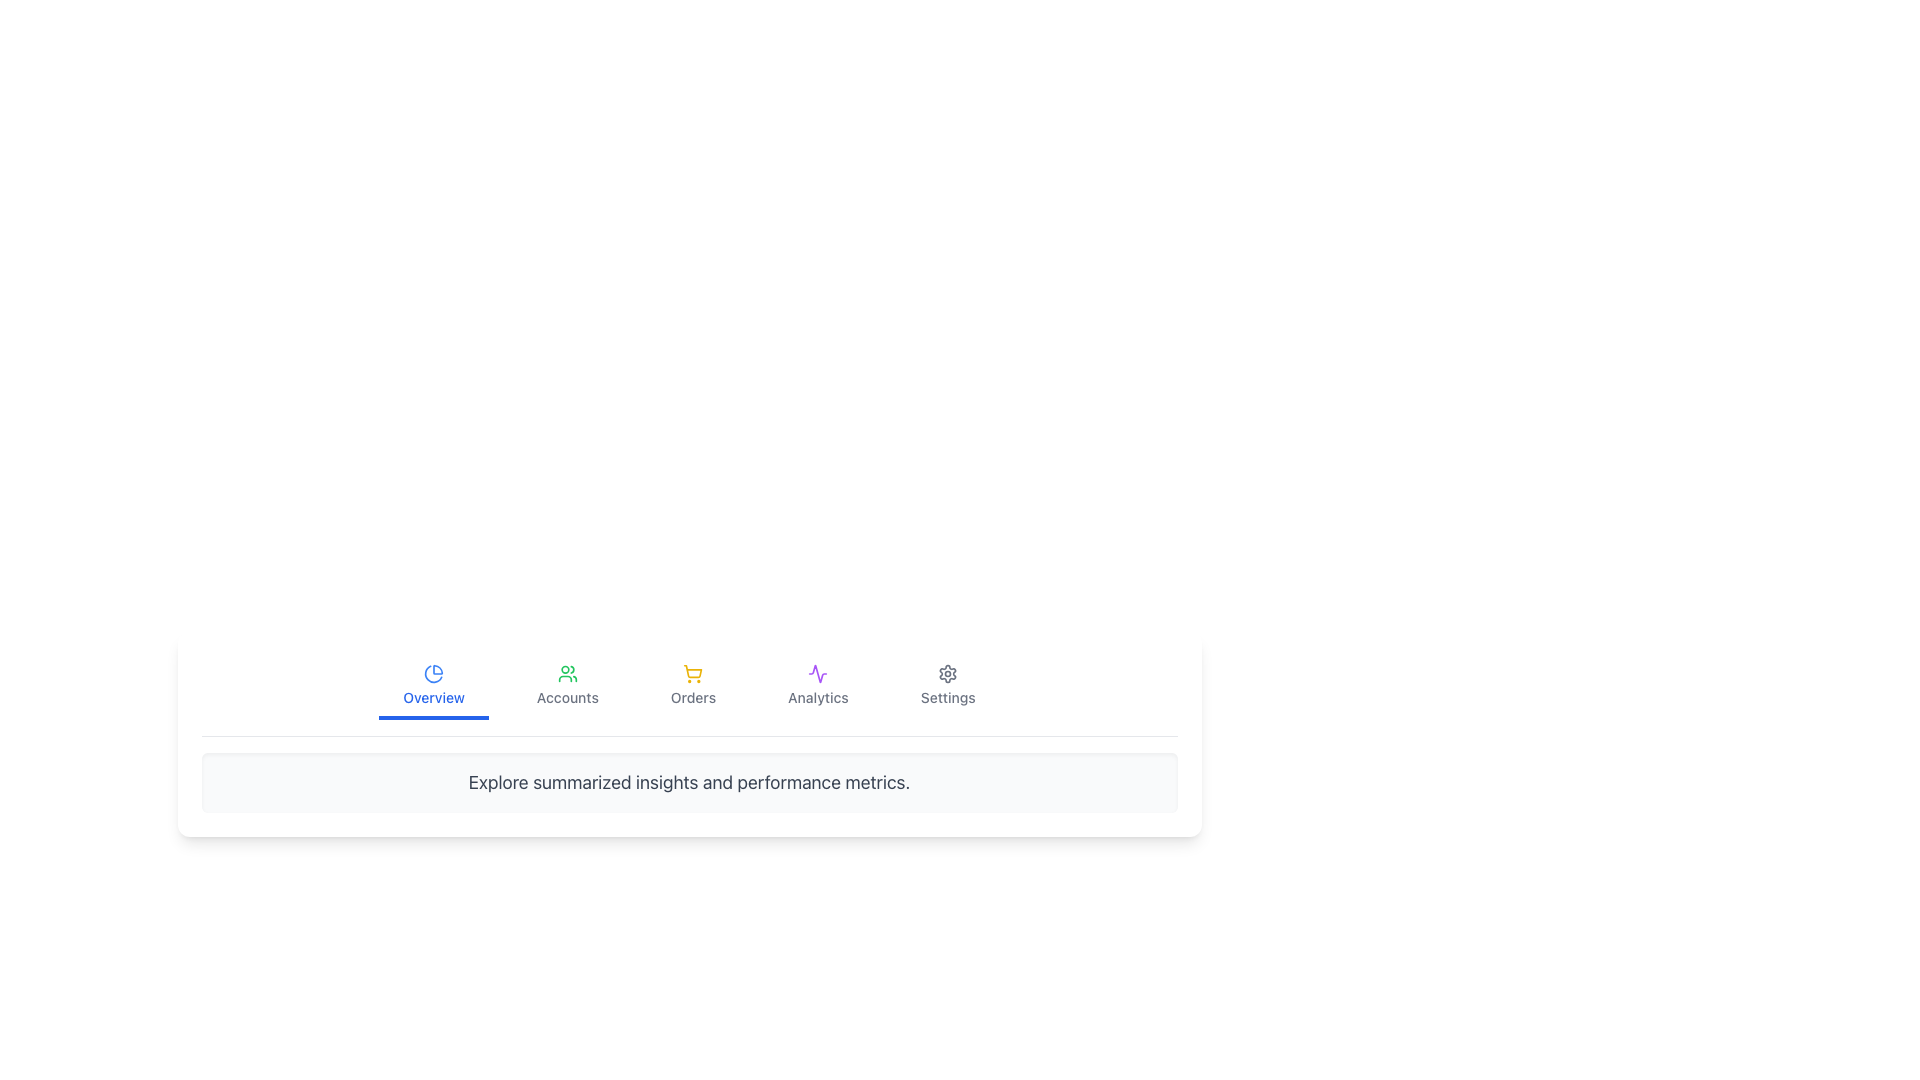 The width and height of the screenshot is (1920, 1080). What do you see at coordinates (689, 782) in the screenshot?
I see `informational text block that contains the message 'Explore summarized insights and performance metrics.' which is styled with a light gray background and located centrally below the navigation bar` at bounding box center [689, 782].